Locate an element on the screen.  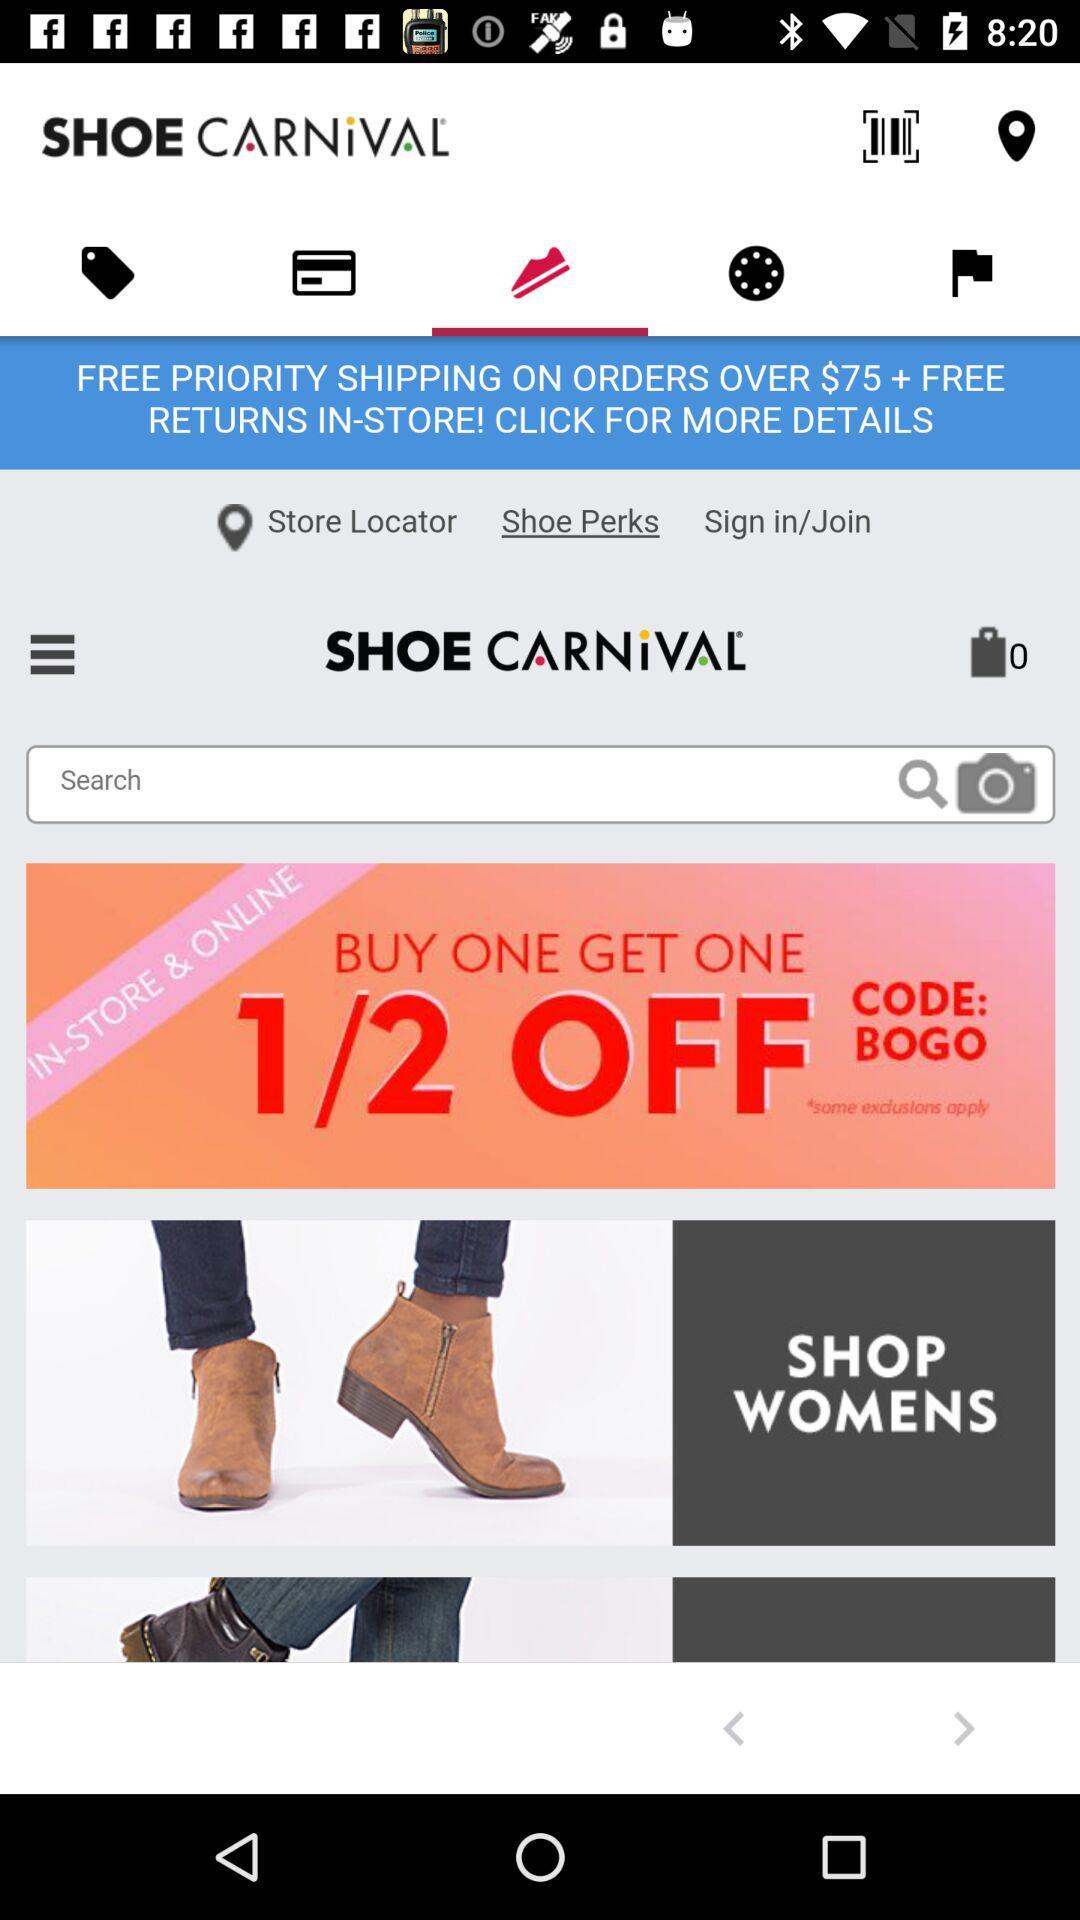
the arrow_backward icon is located at coordinates (733, 1727).